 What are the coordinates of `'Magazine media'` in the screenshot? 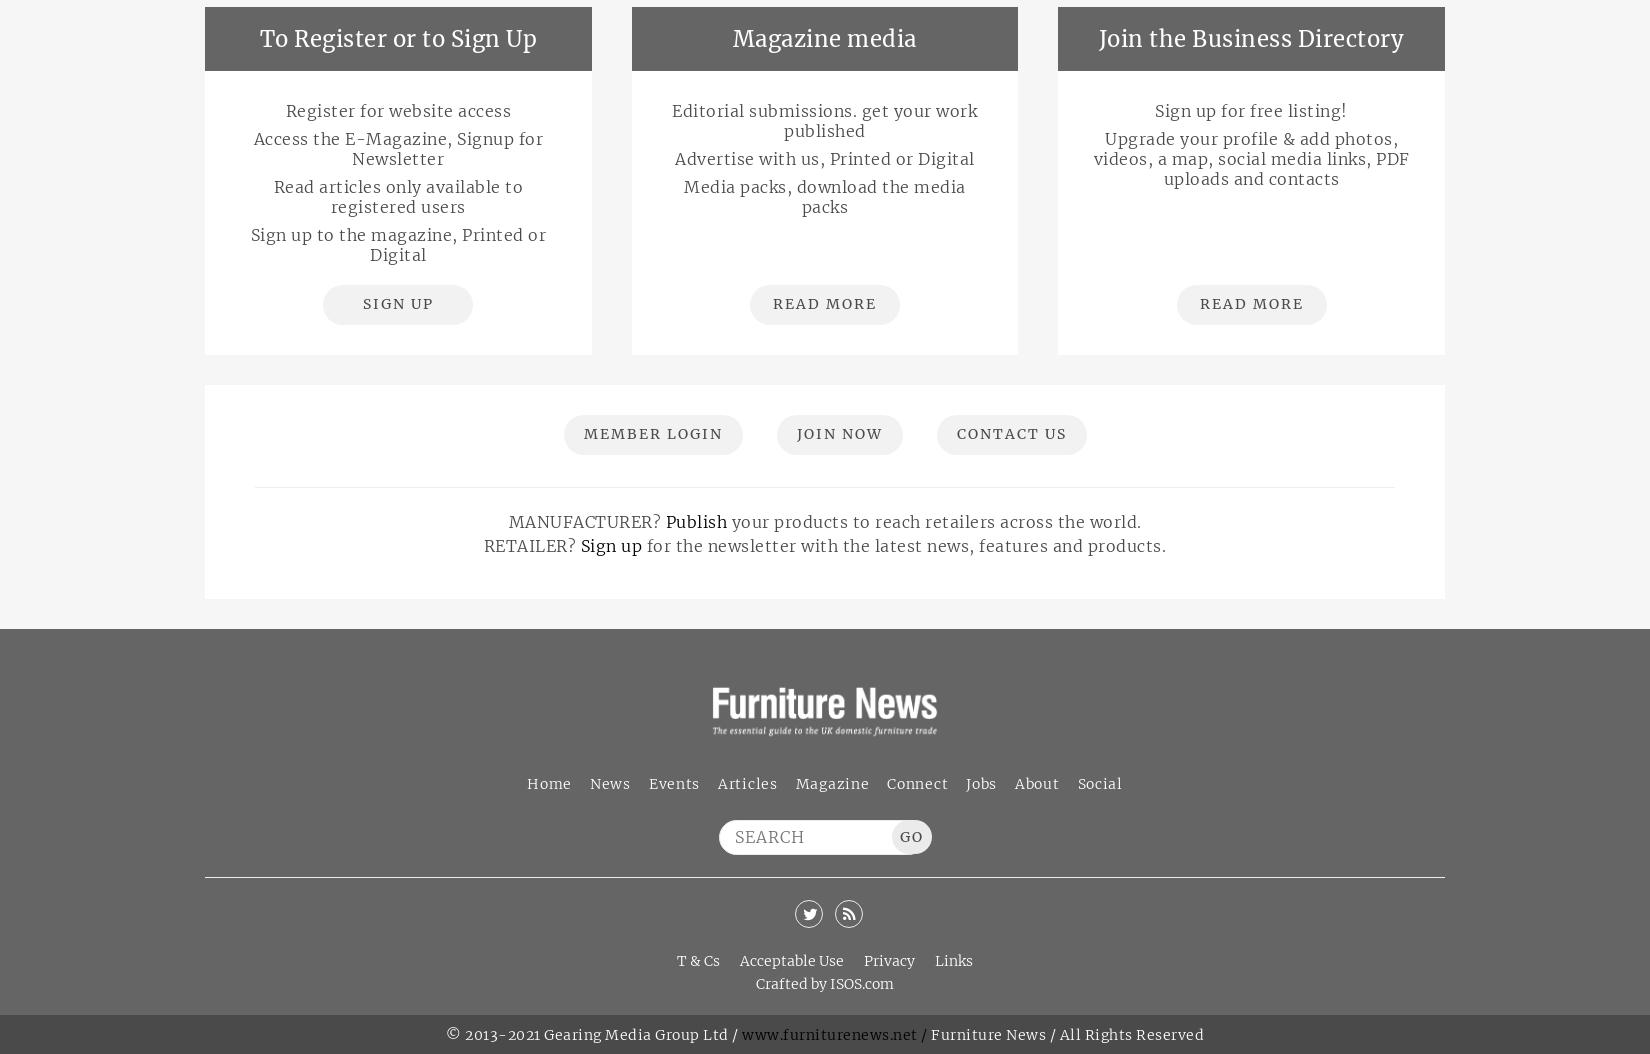 It's located at (823, 38).